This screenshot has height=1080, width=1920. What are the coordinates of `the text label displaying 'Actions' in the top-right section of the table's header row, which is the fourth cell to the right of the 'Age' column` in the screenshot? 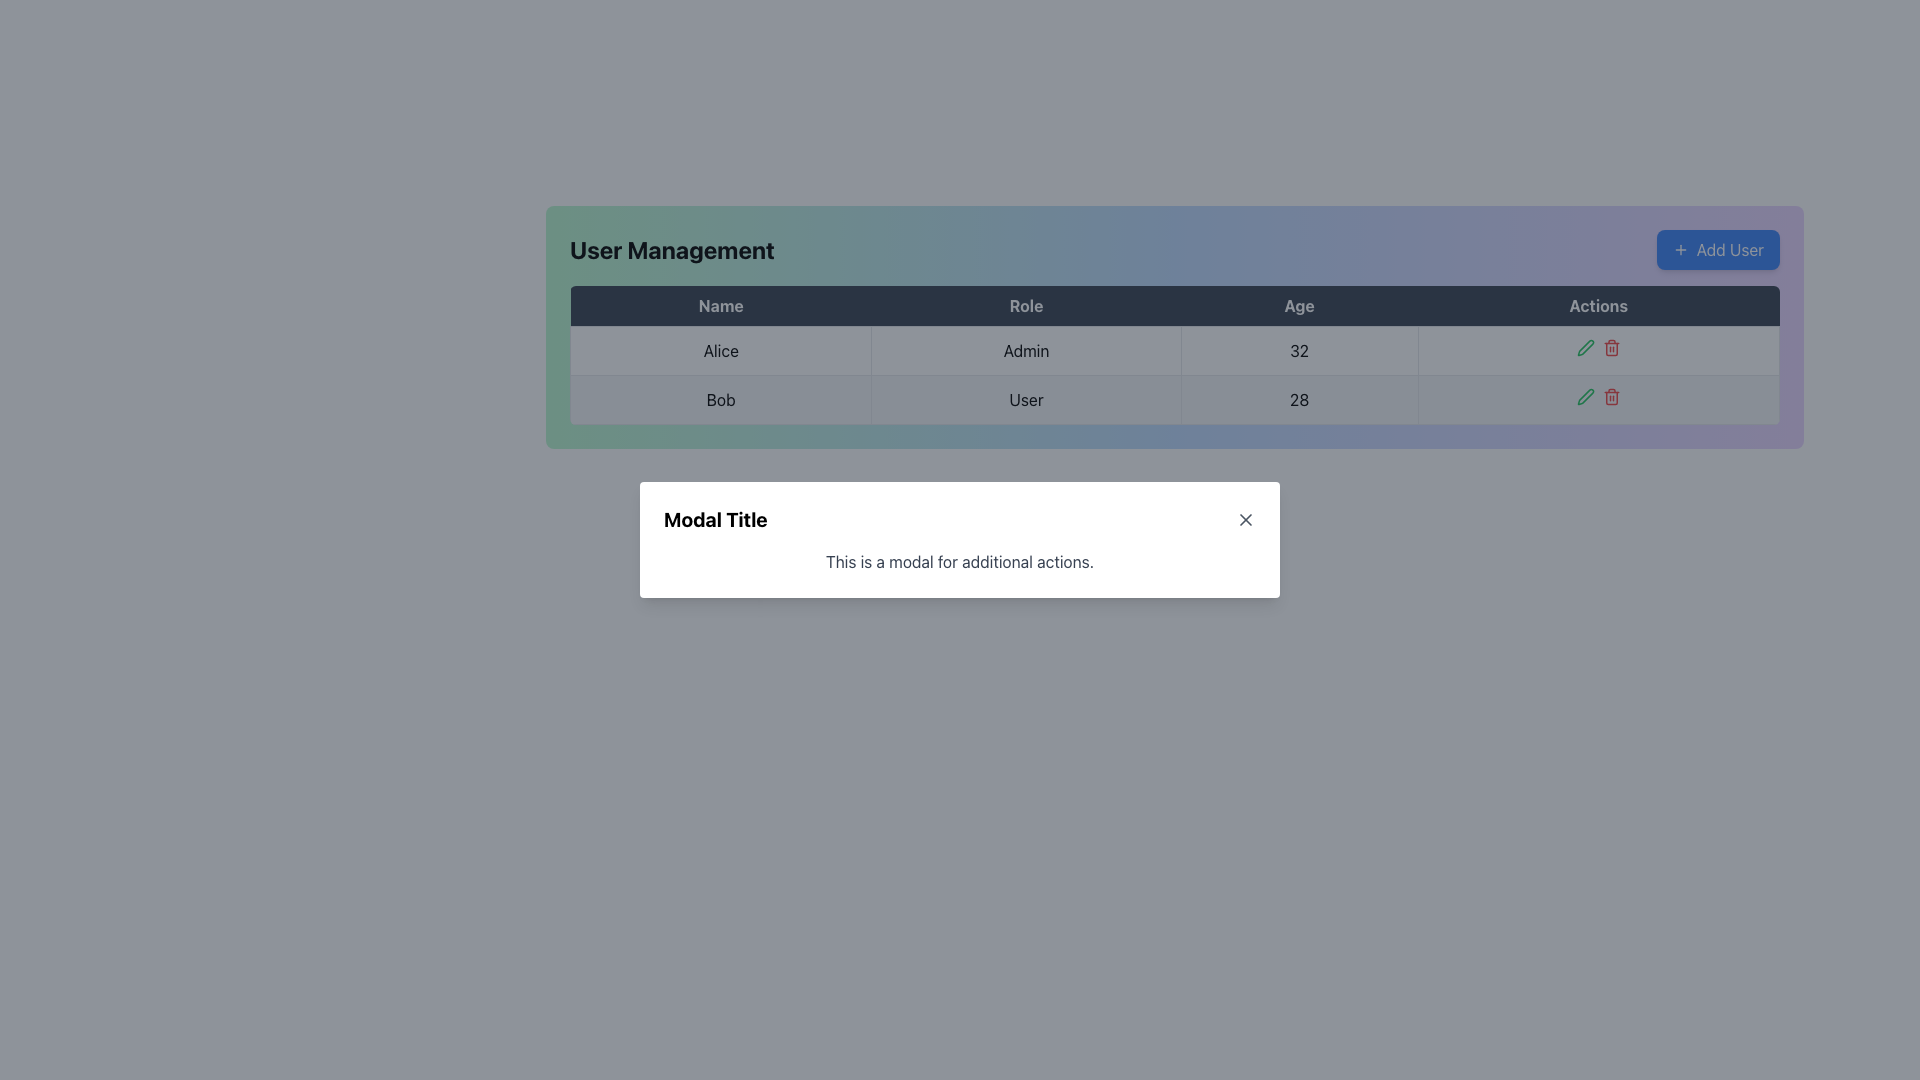 It's located at (1597, 306).